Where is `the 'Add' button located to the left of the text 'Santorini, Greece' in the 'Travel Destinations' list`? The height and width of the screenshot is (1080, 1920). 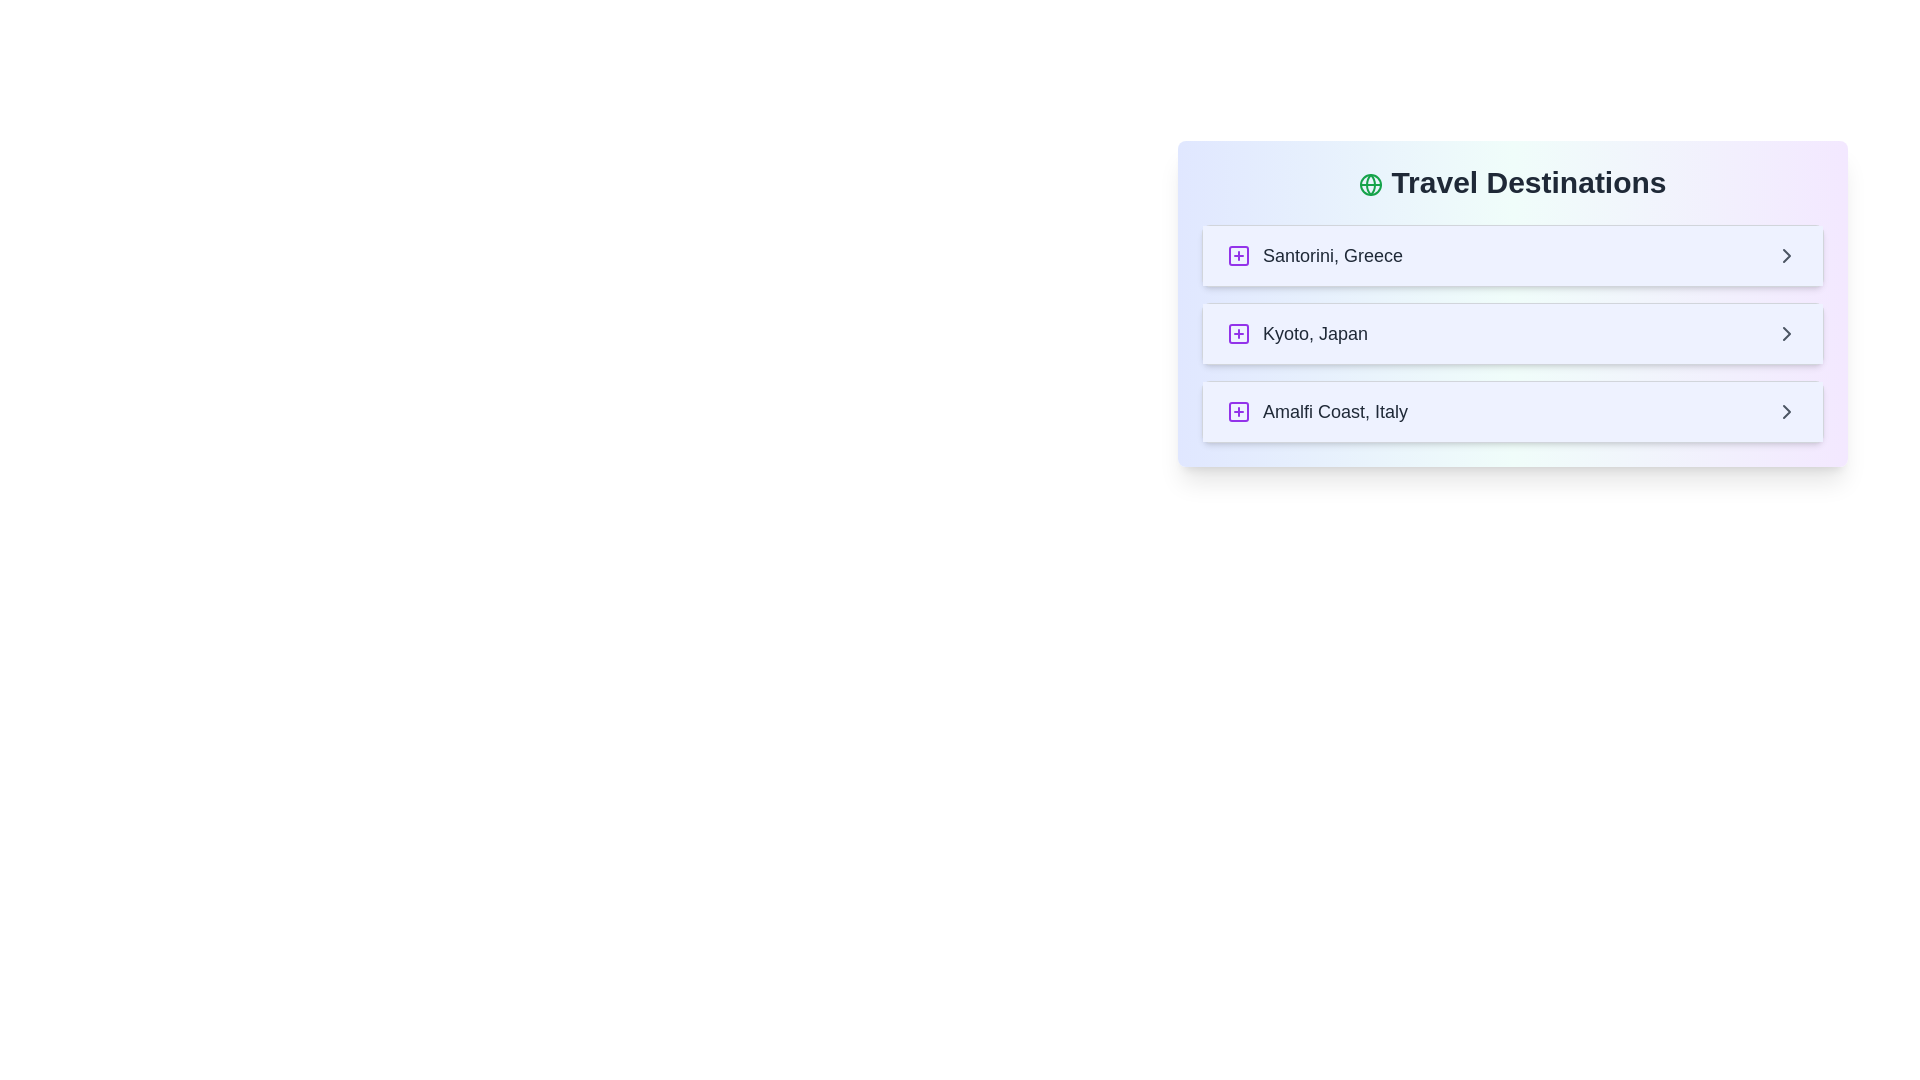
the 'Add' button located to the left of the text 'Santorini, Greece' in the 'Travel Destinations' list is located at coordinates (1237, 254).